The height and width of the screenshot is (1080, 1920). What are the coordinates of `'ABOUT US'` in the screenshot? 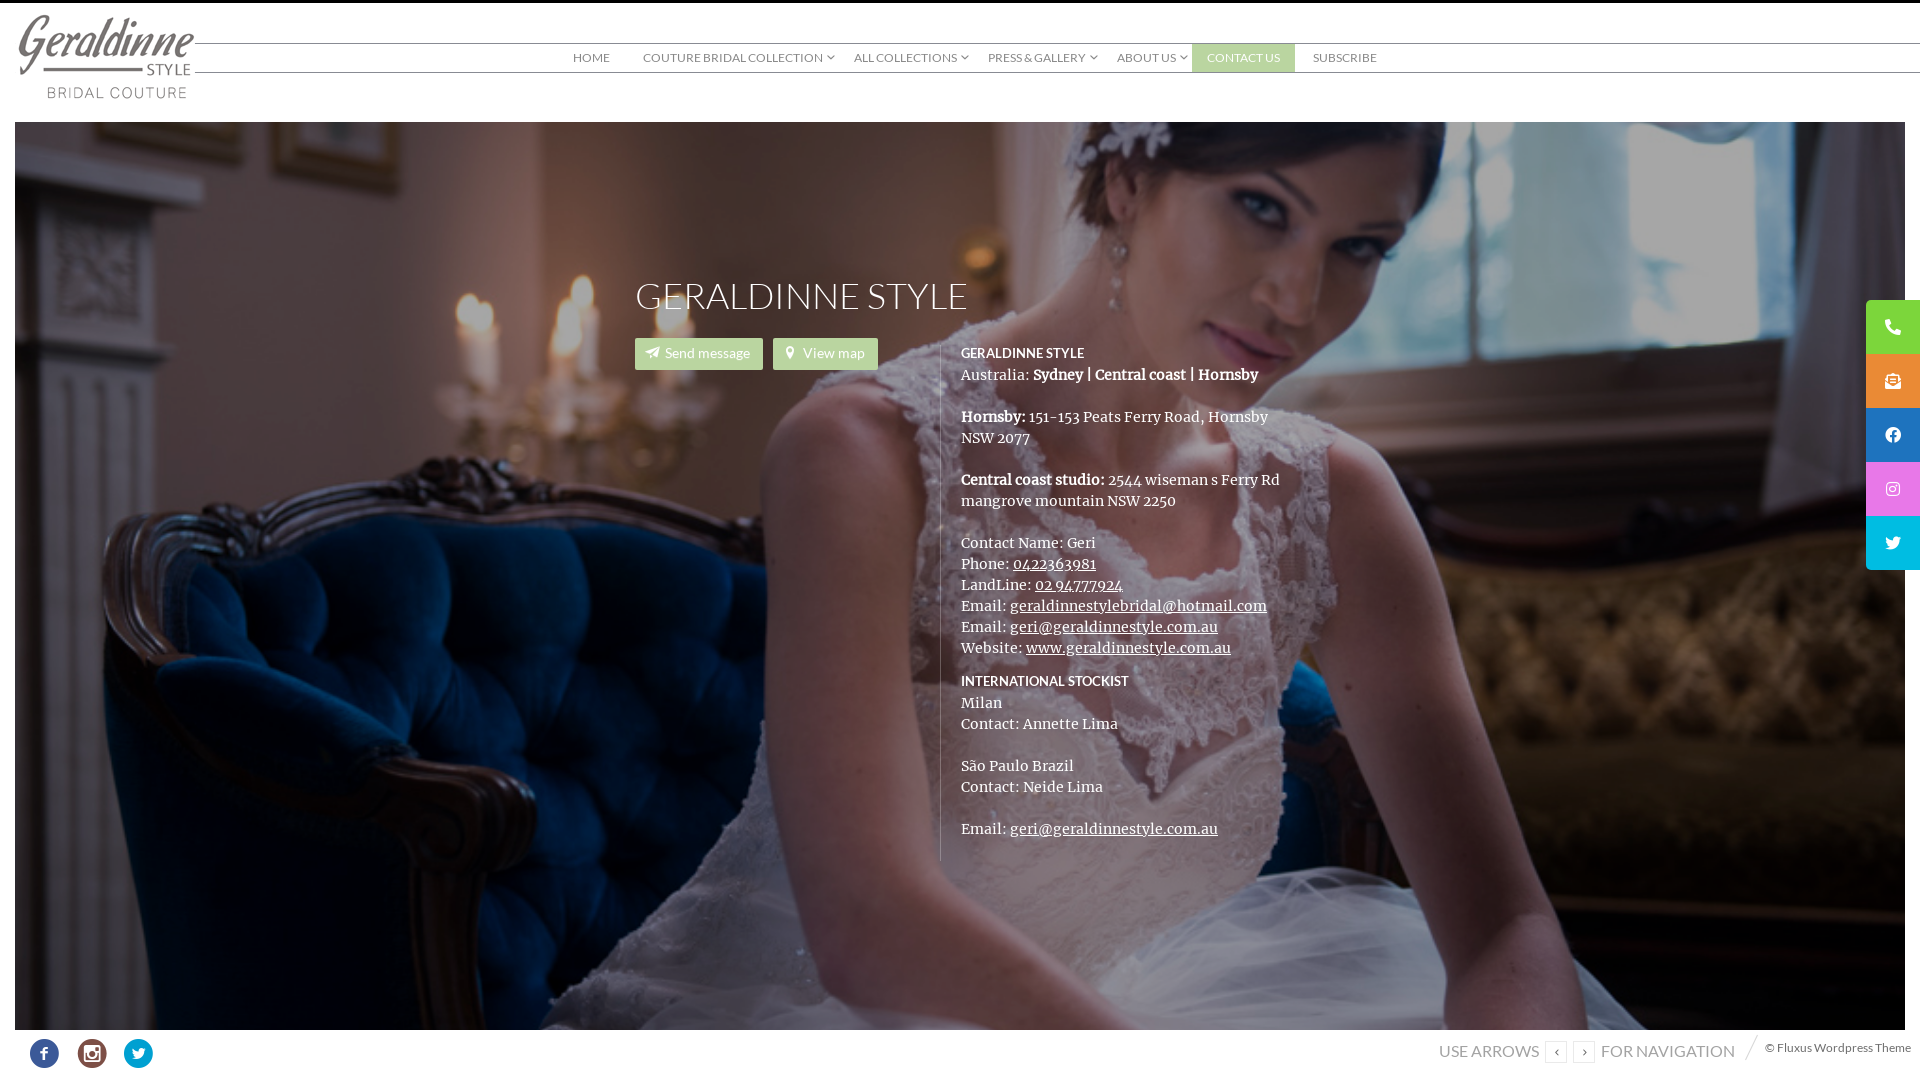 It's located at (1145, 56).